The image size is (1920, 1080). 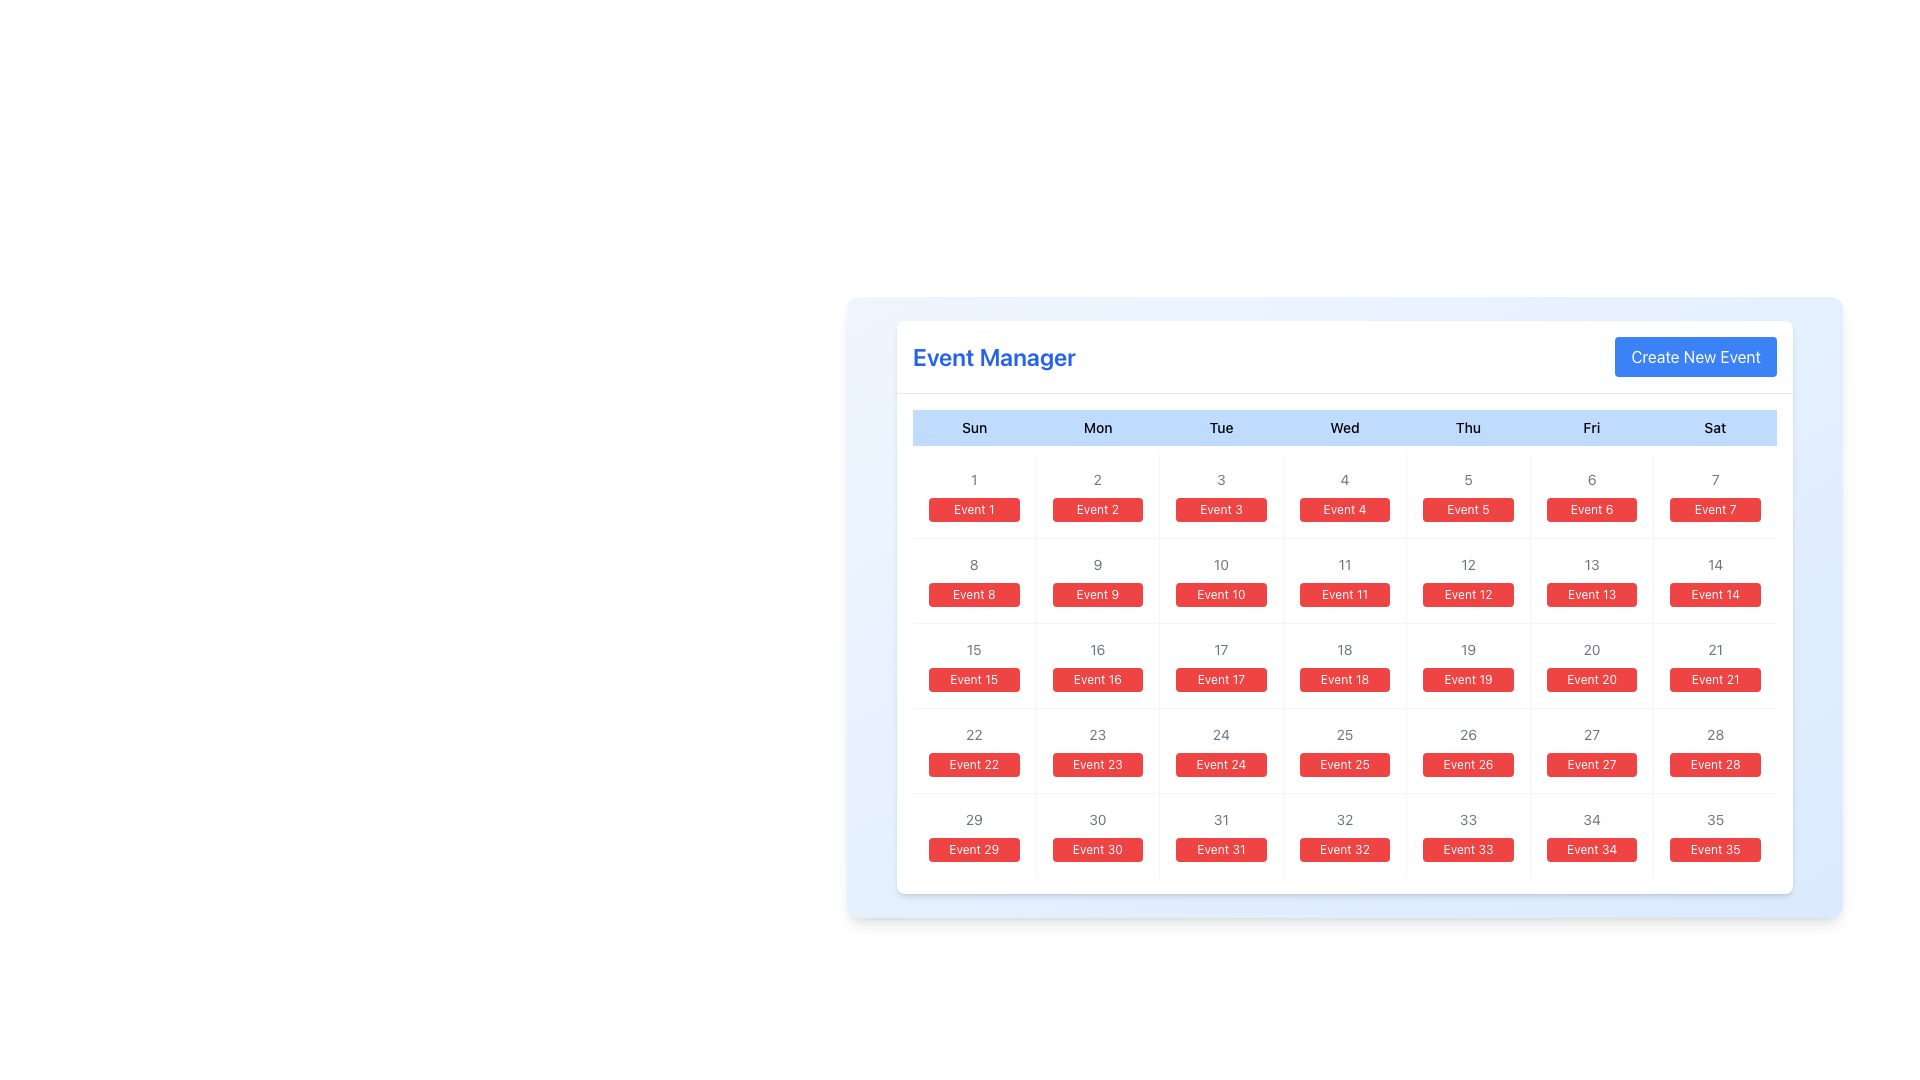 I want to click on the static Text Label displaying the event associated with day 13 in the calendar, located in the sixth column and third row, so click(x=1591, y=593).